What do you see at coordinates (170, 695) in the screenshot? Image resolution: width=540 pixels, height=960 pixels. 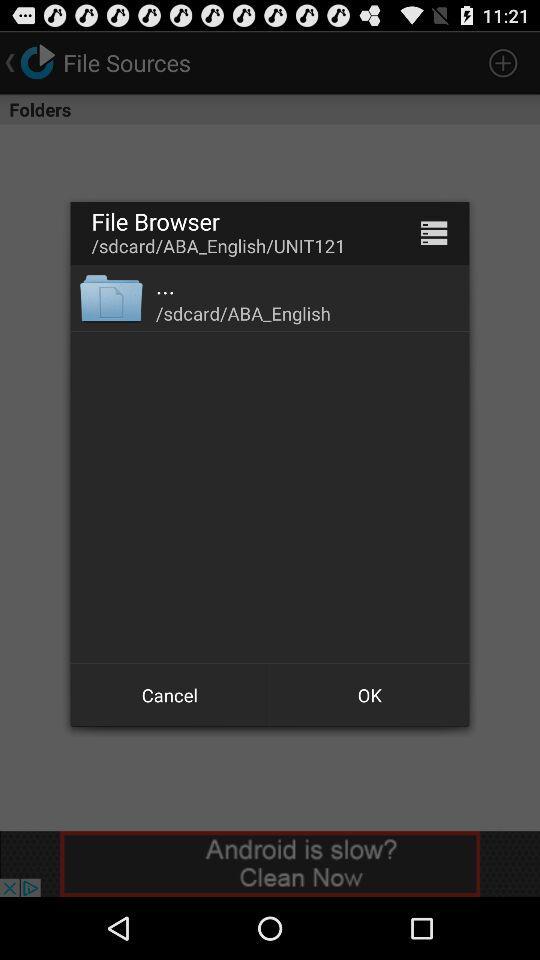 I see `the button at the bottom left corner` at bounding box center [170, 695].